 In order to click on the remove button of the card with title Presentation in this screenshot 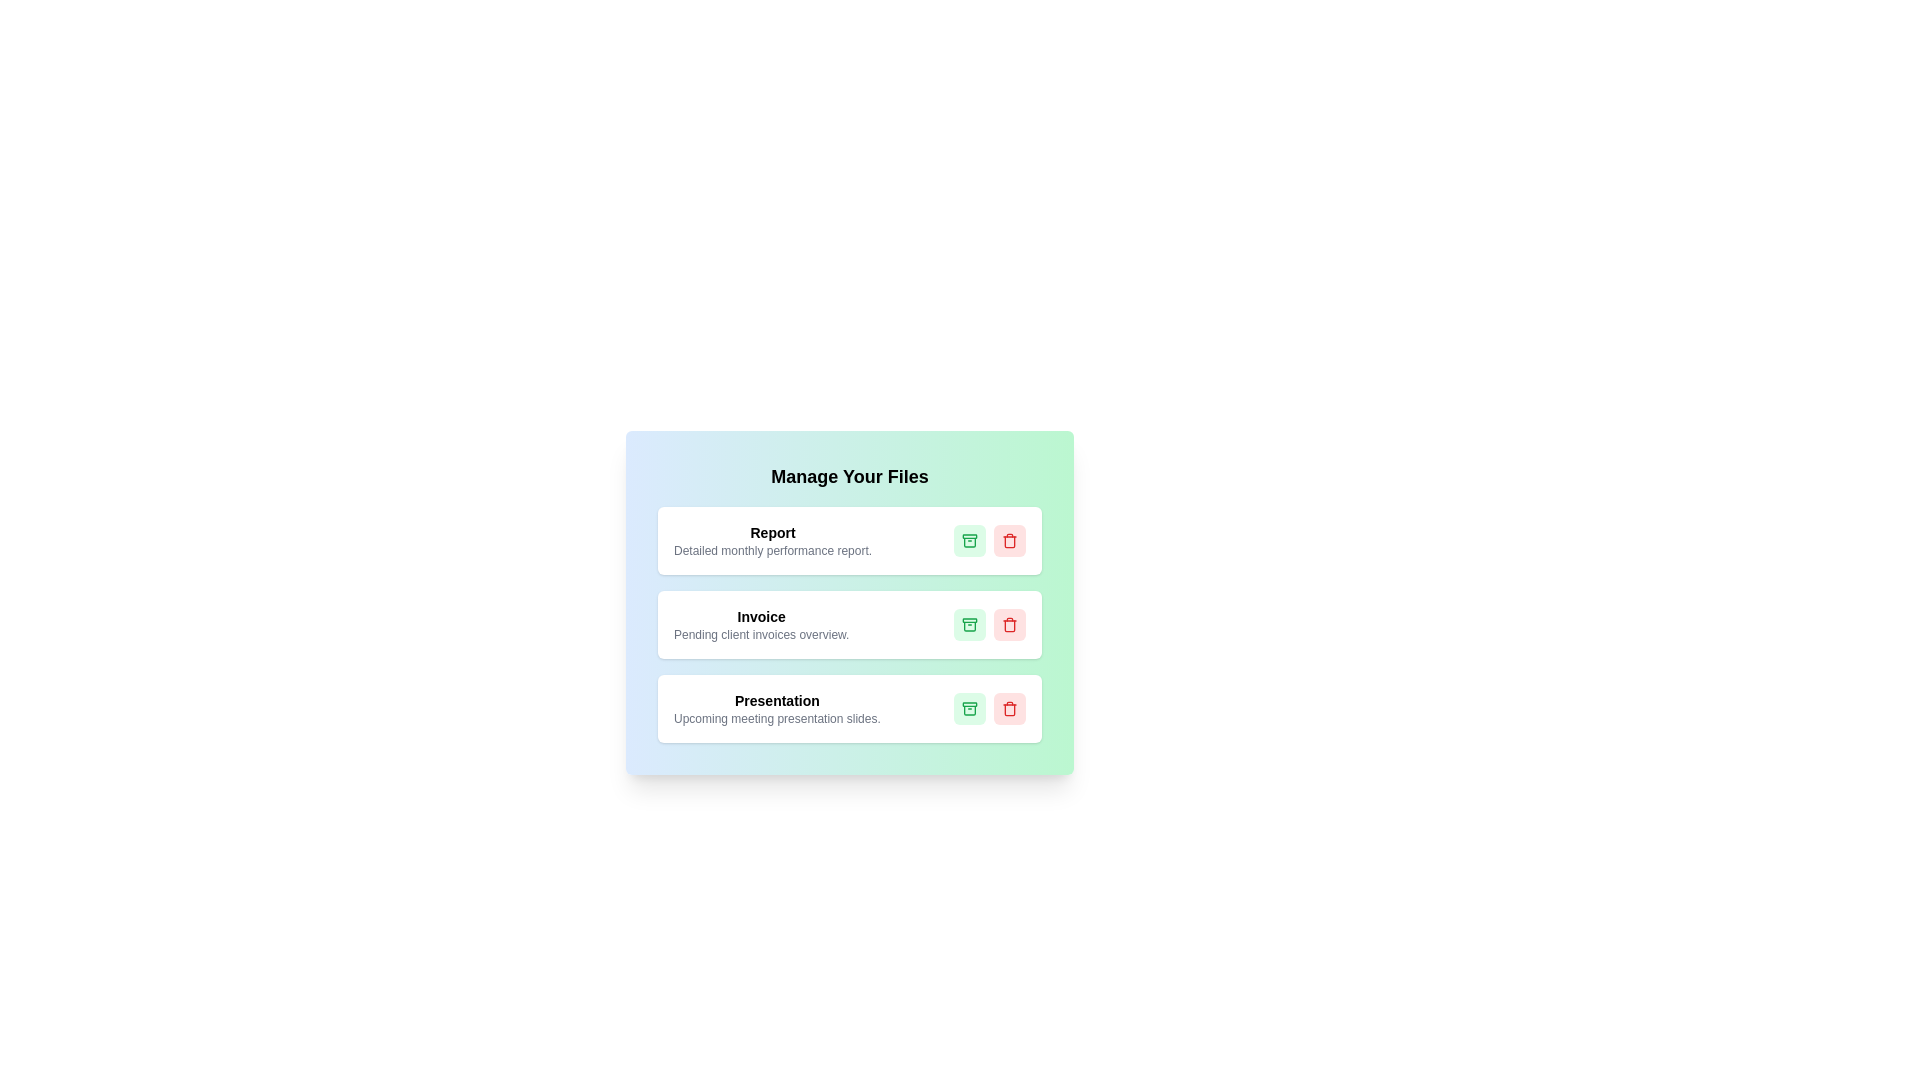, I will do `click(1009, 708)`.